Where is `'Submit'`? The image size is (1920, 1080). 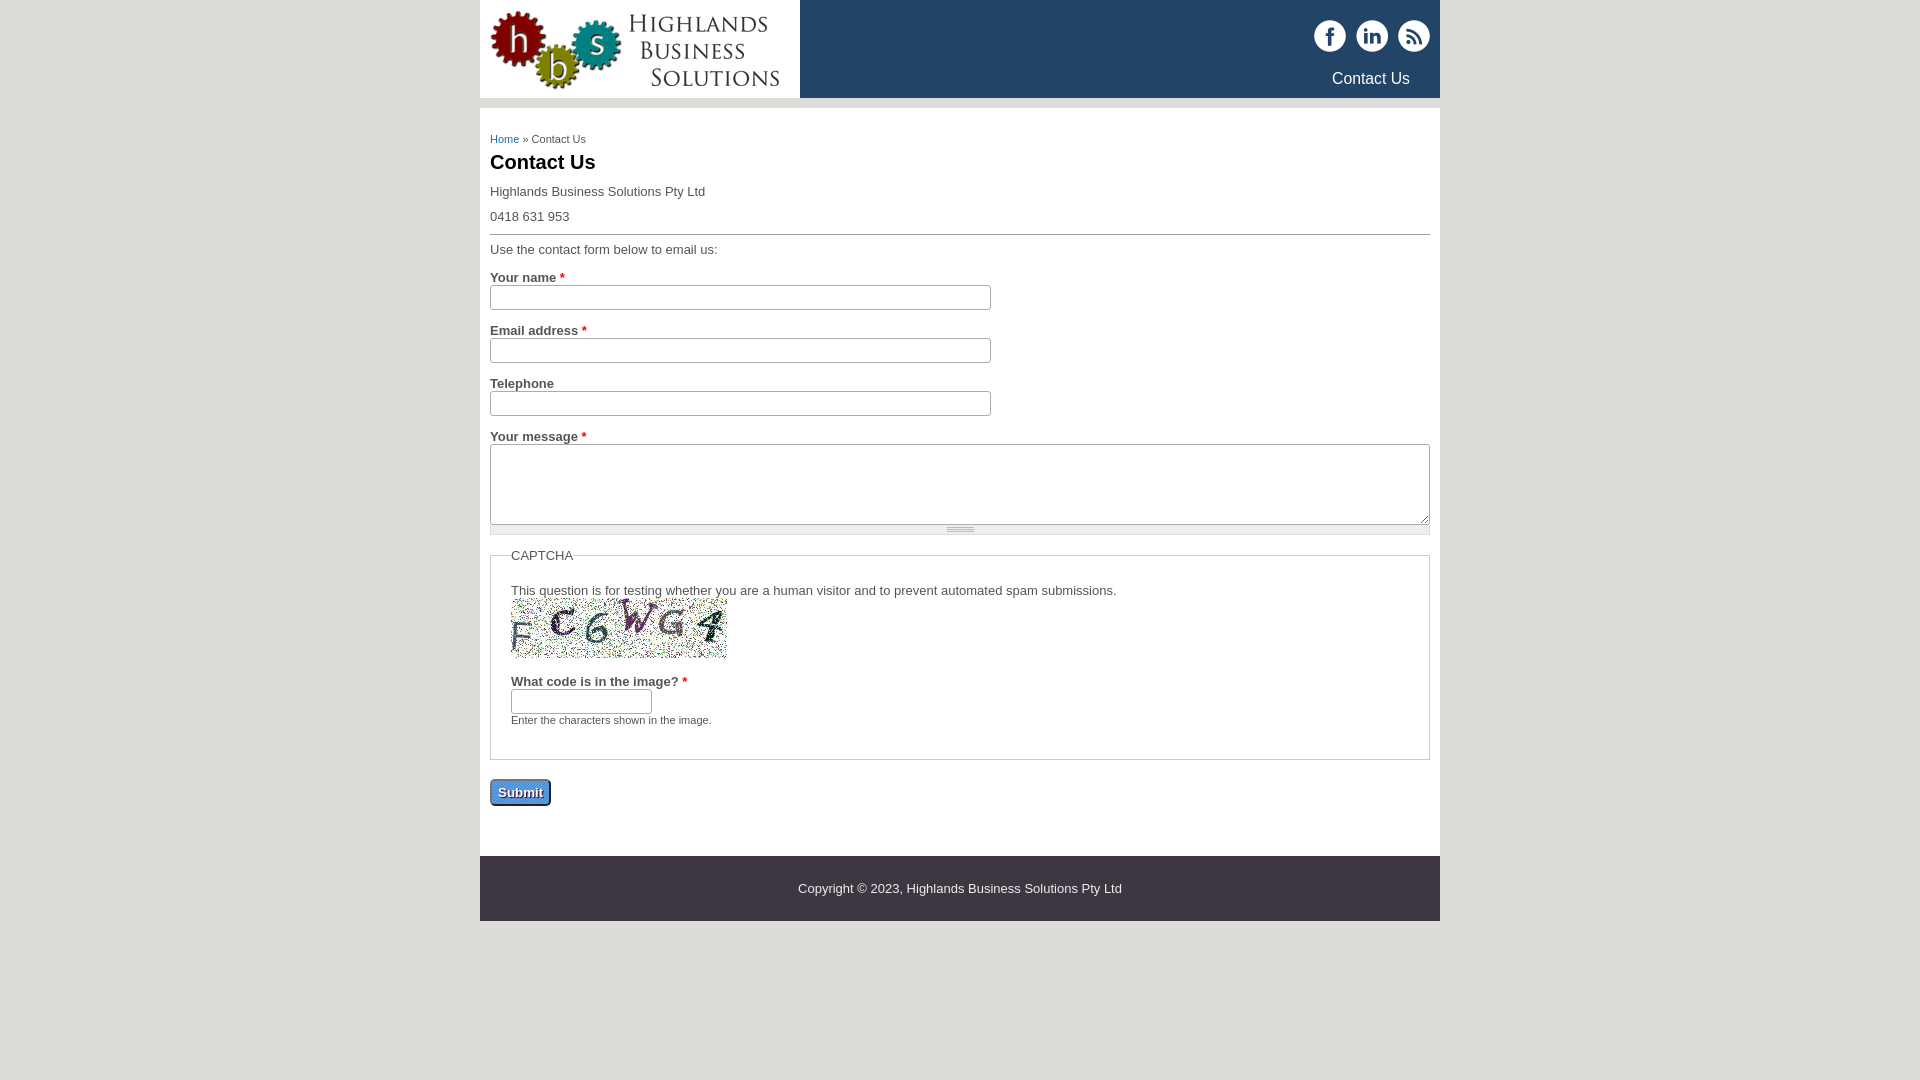 'Submit' is located at coordinates (520, 791).